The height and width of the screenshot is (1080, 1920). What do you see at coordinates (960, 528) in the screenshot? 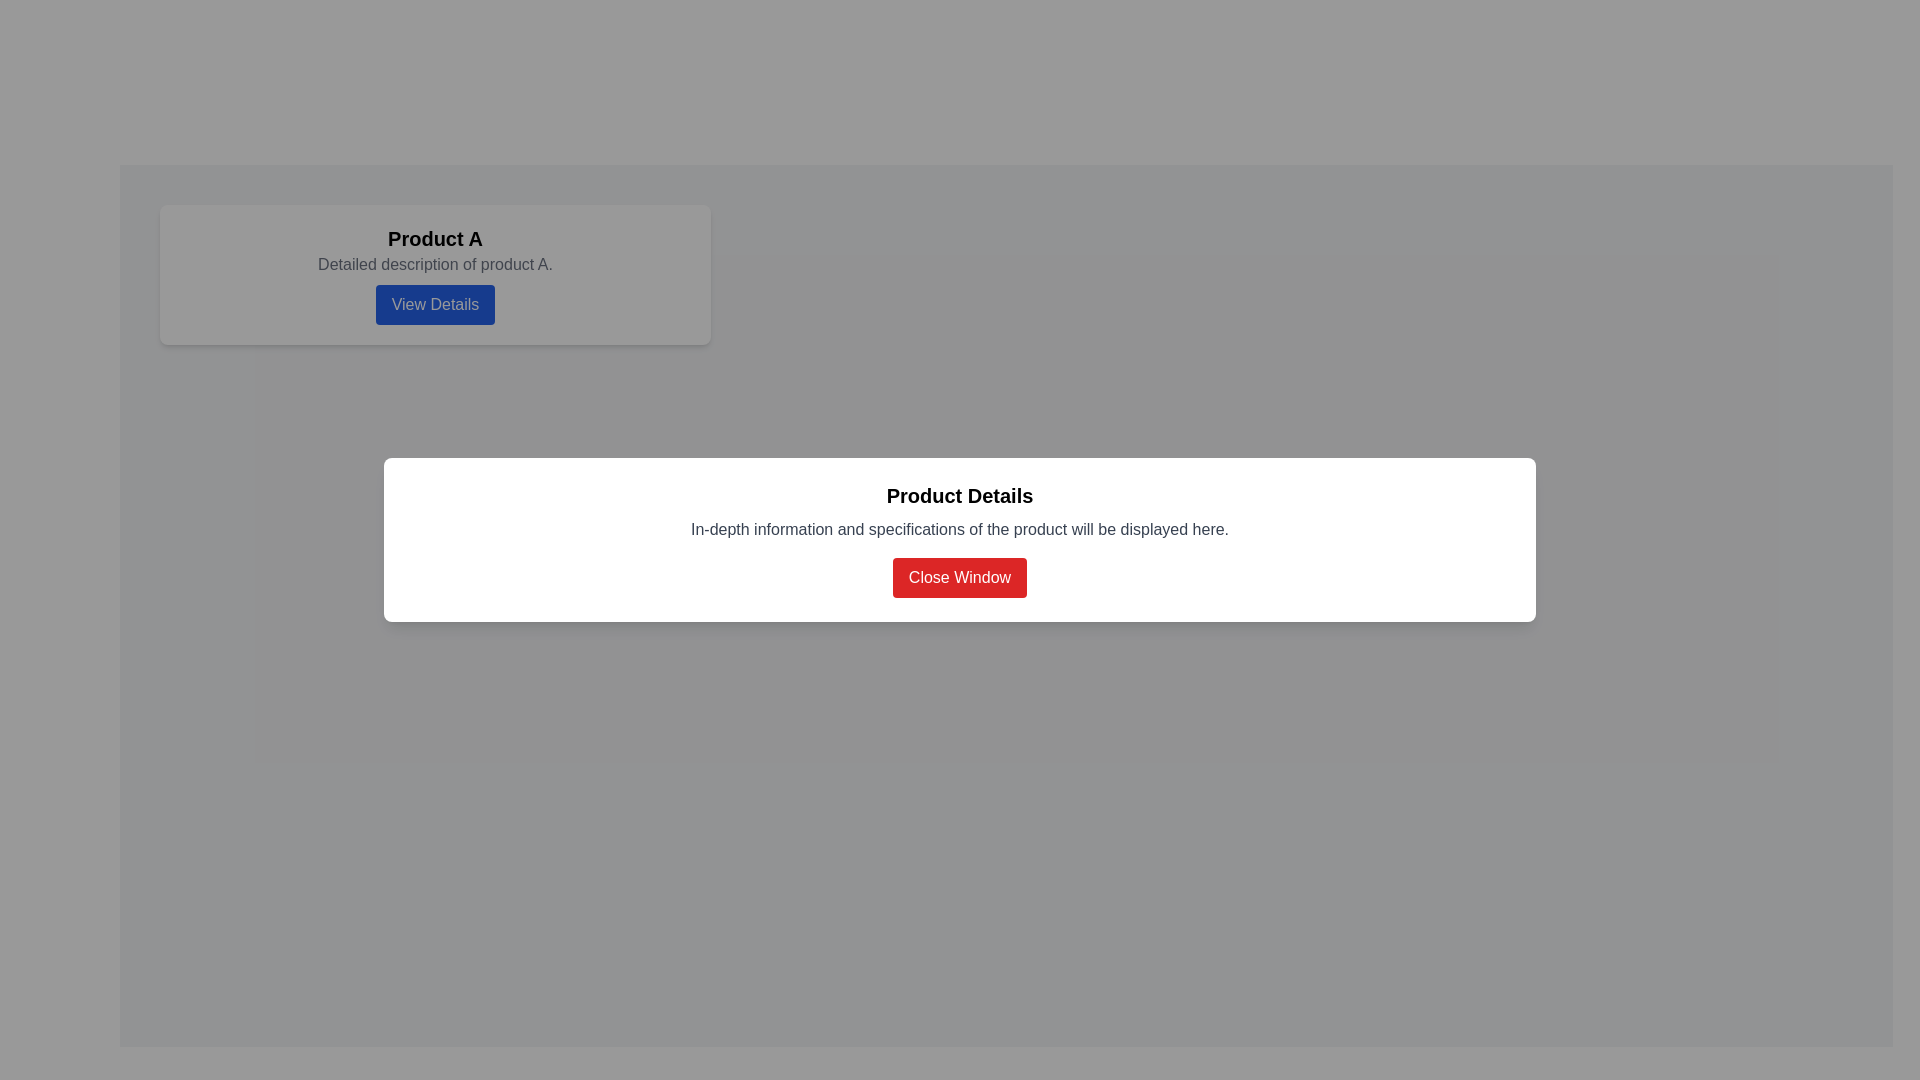
I see `the static text block that displays 'In-depth information and specifications of the product will be displayed here.' positioned below the 'Product Details' header` at bounding box center [960, 528].